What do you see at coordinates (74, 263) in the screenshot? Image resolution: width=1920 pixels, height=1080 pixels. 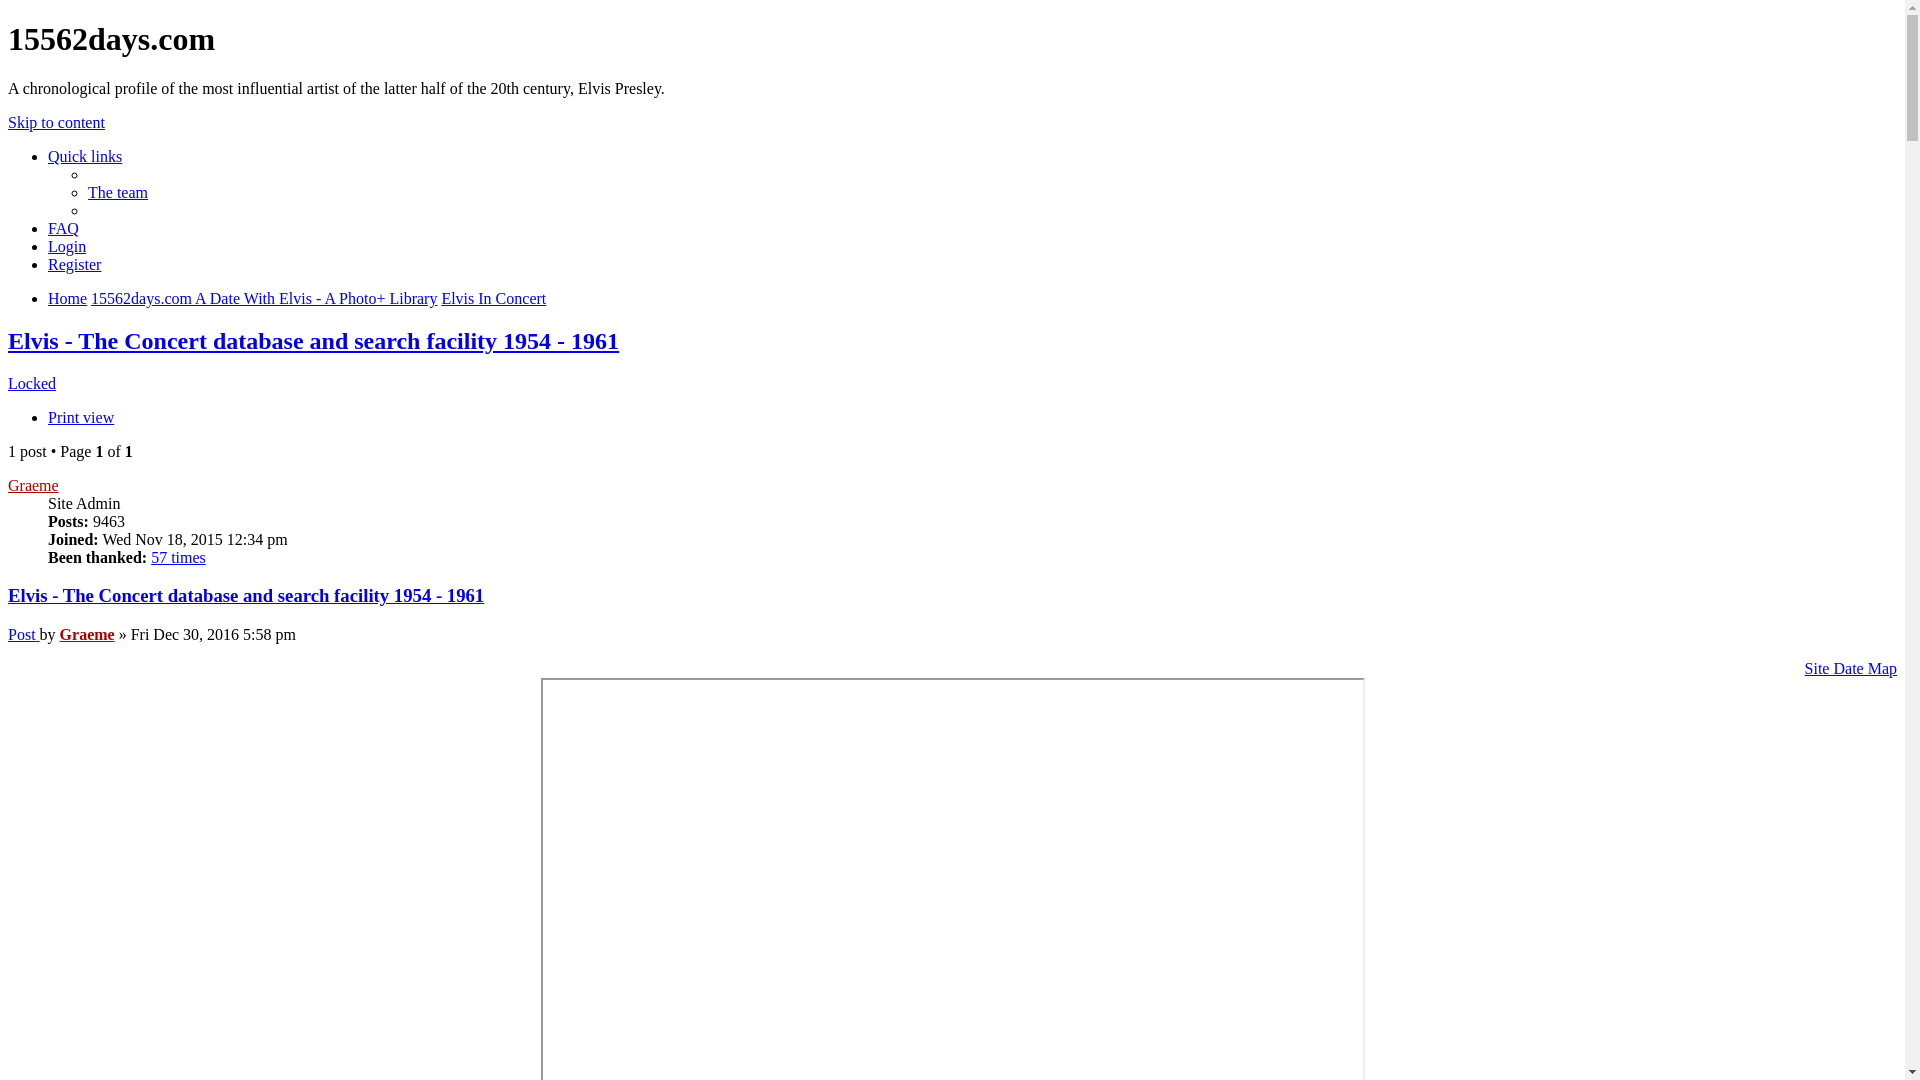 I see `'Register'` at bounding box center [74, 263].